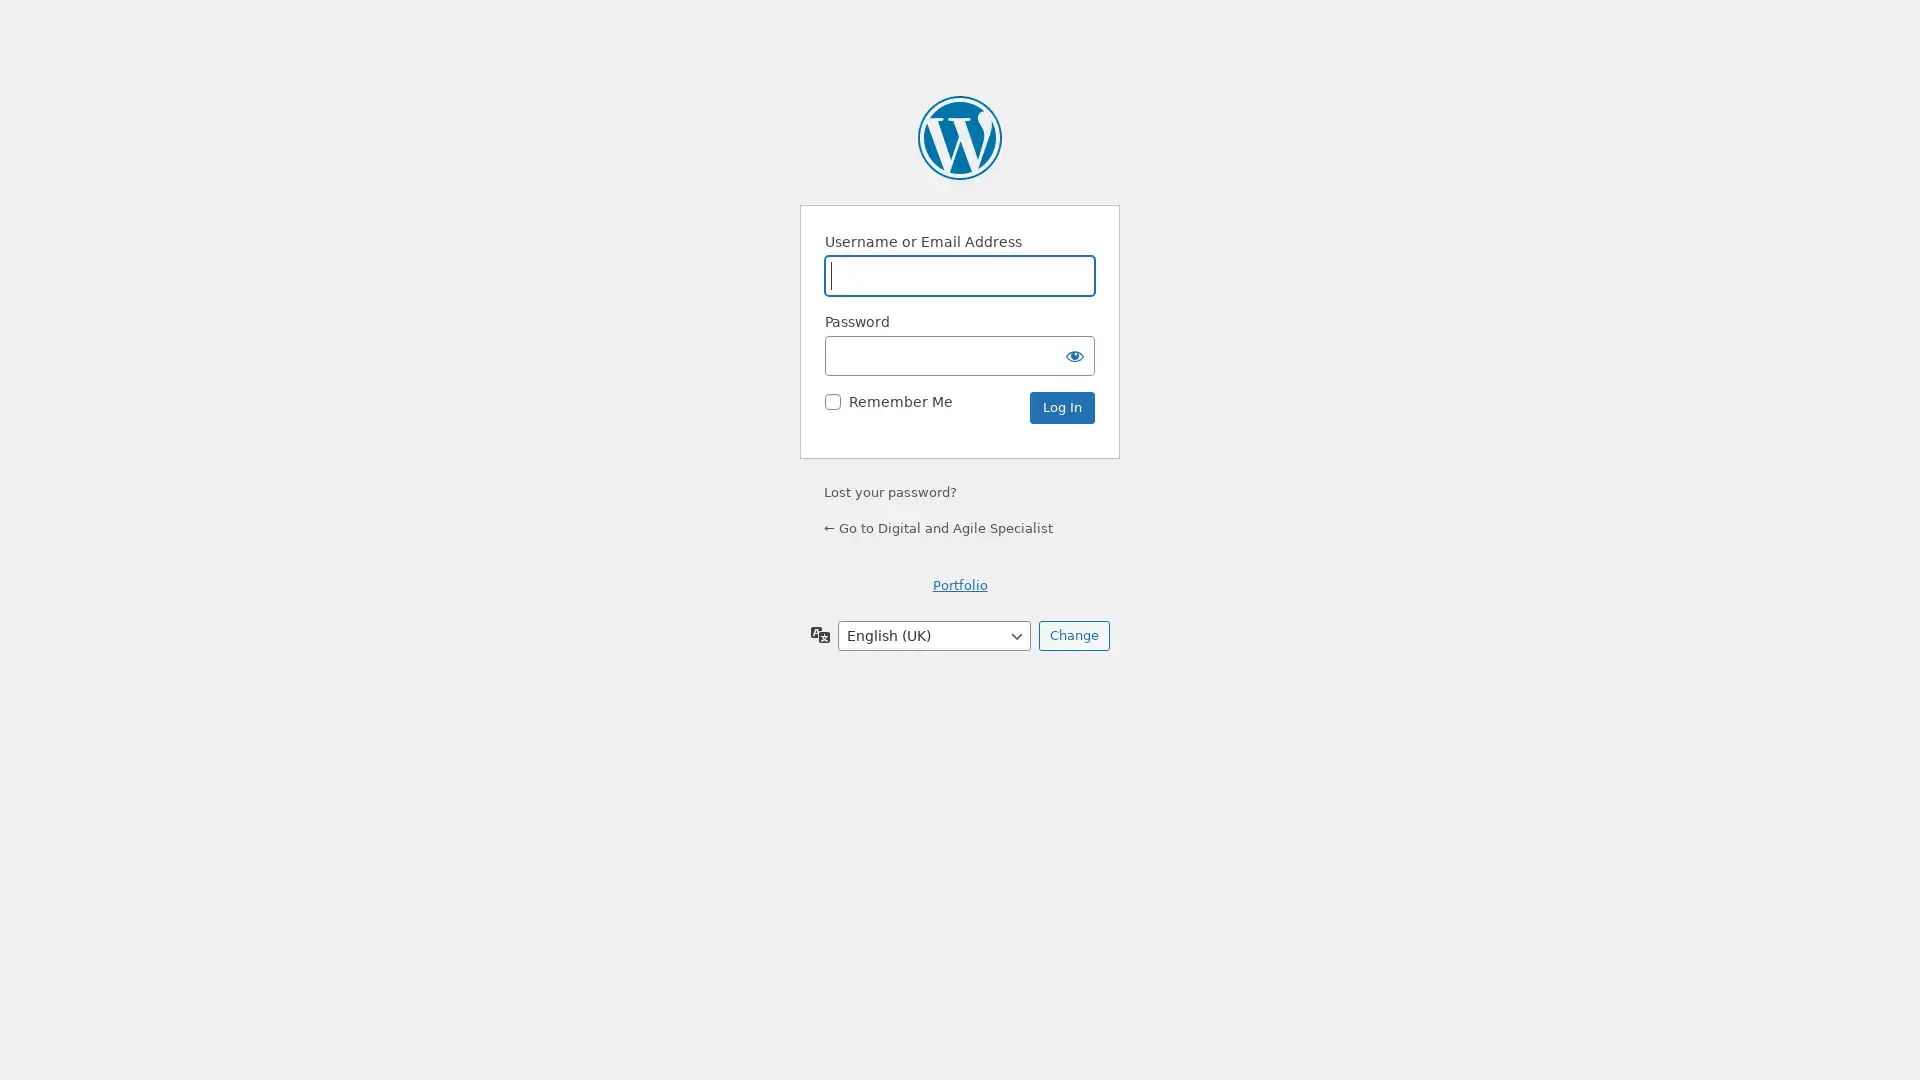 The width and height of the screenshot is (1920, 1080). Describe the element at coordinates (1061, 407) in the screenshot. I see `Log In` at that location.